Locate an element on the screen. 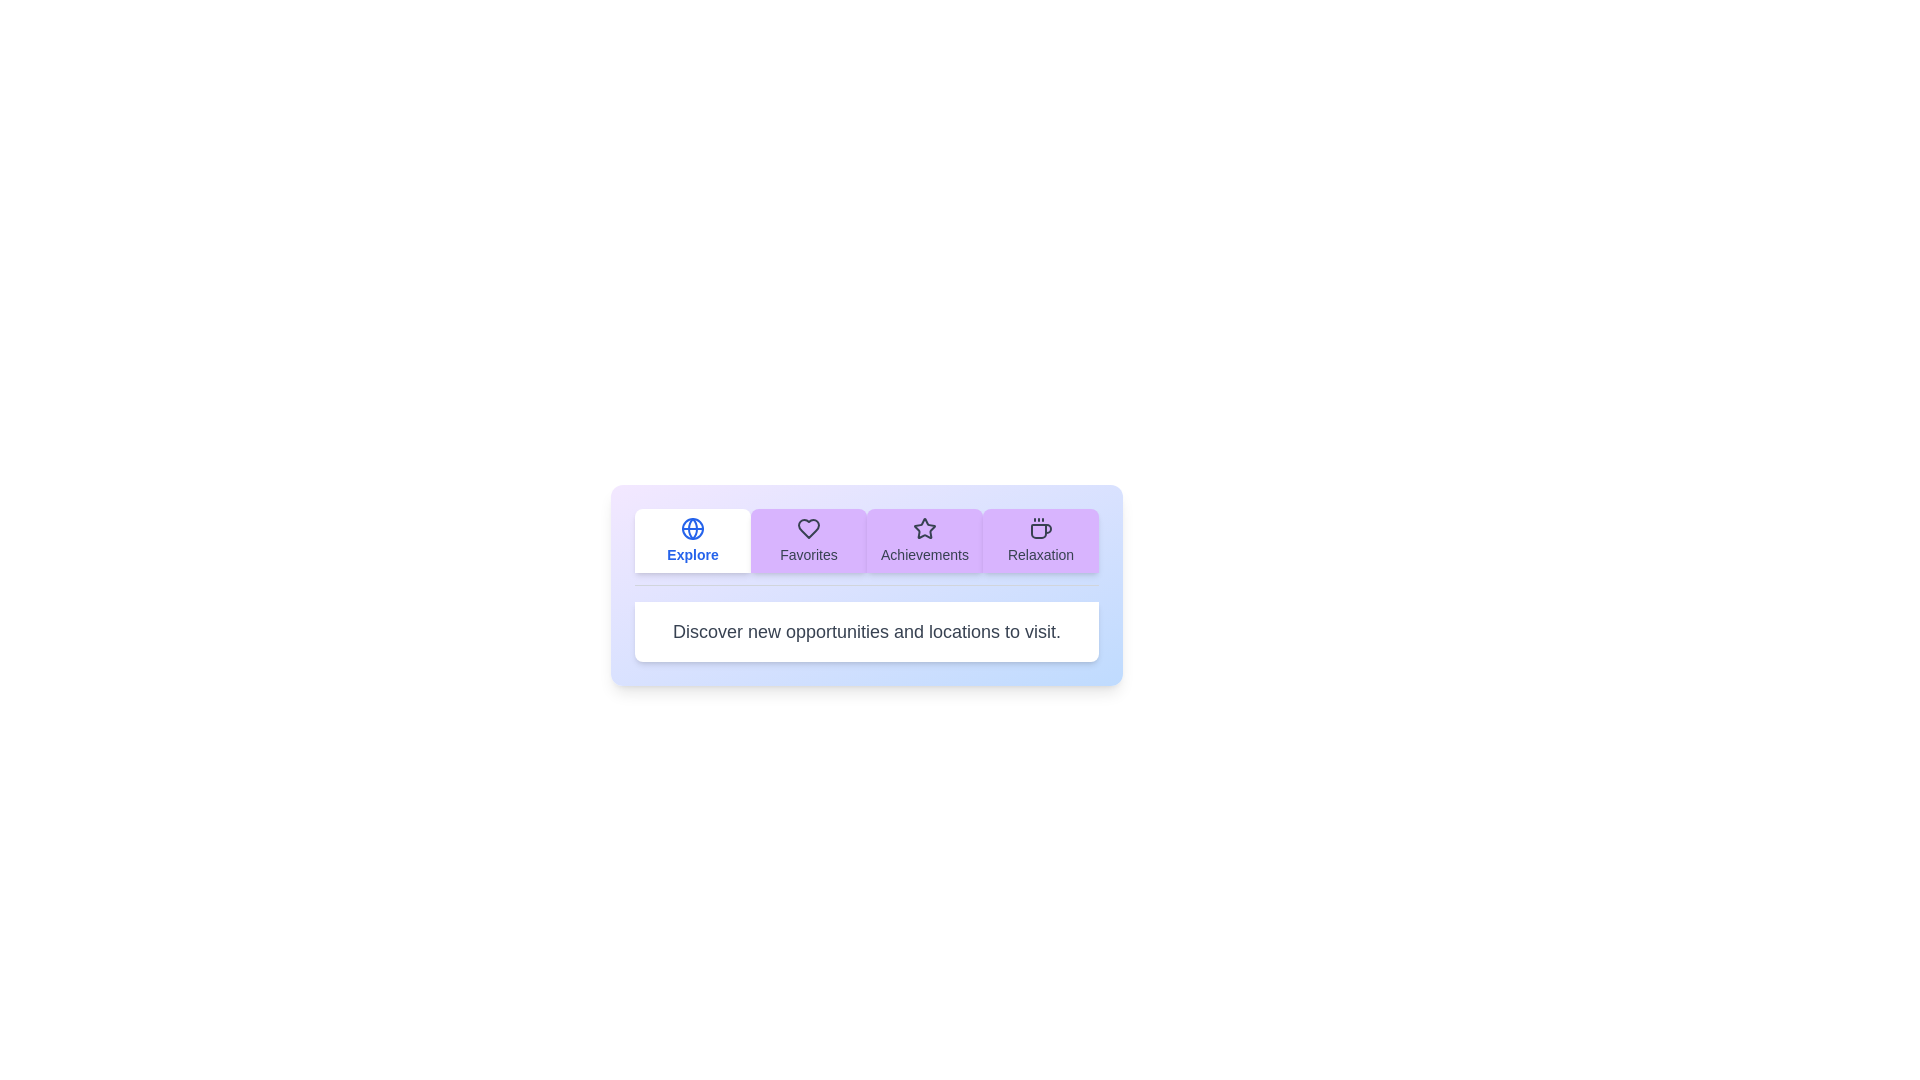 Image resolution: width=1920 pixels, height=1080 pixels. the tab labeled Achievements to view its content is located at coordinates (924, 540).